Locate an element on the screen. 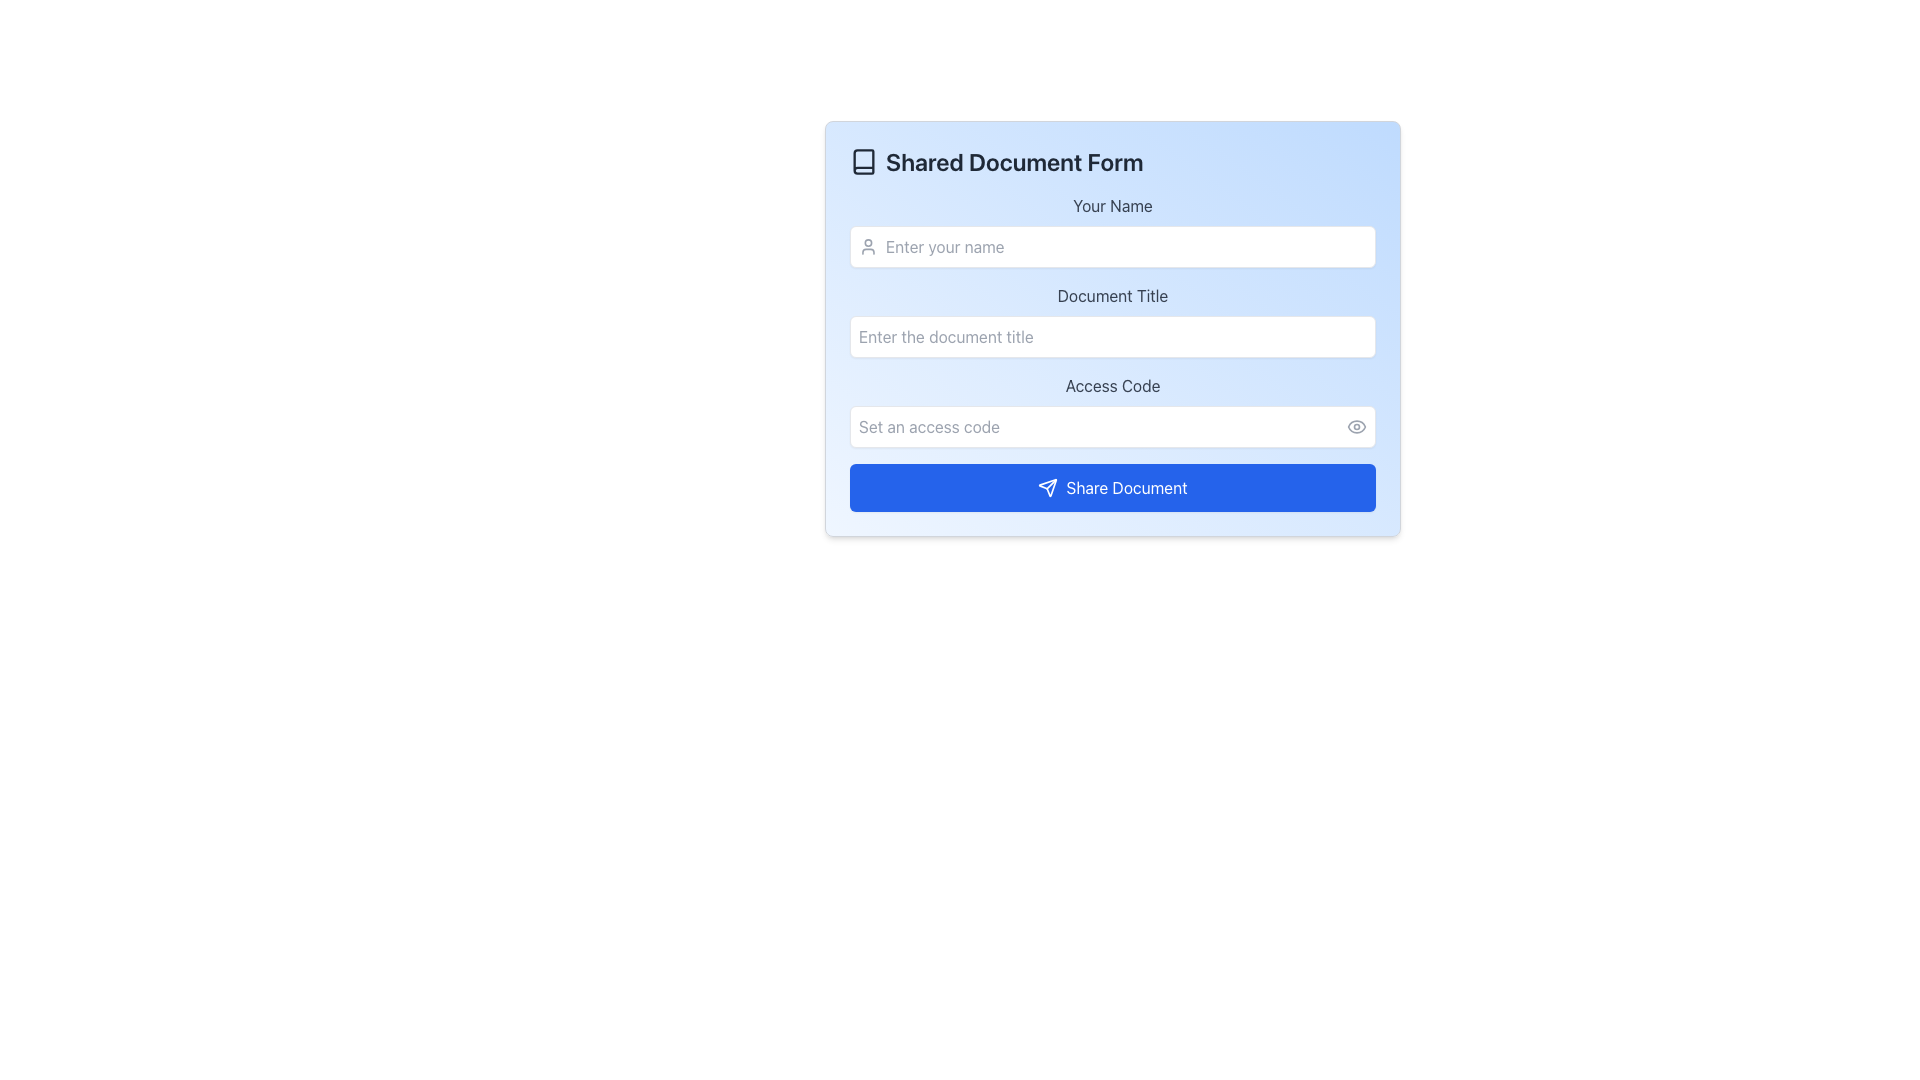 The width and height of the screenshot is (1920, 1080). the share button at the bottom of the 'Shared Document Form' is located at coordinates (1112, 488).